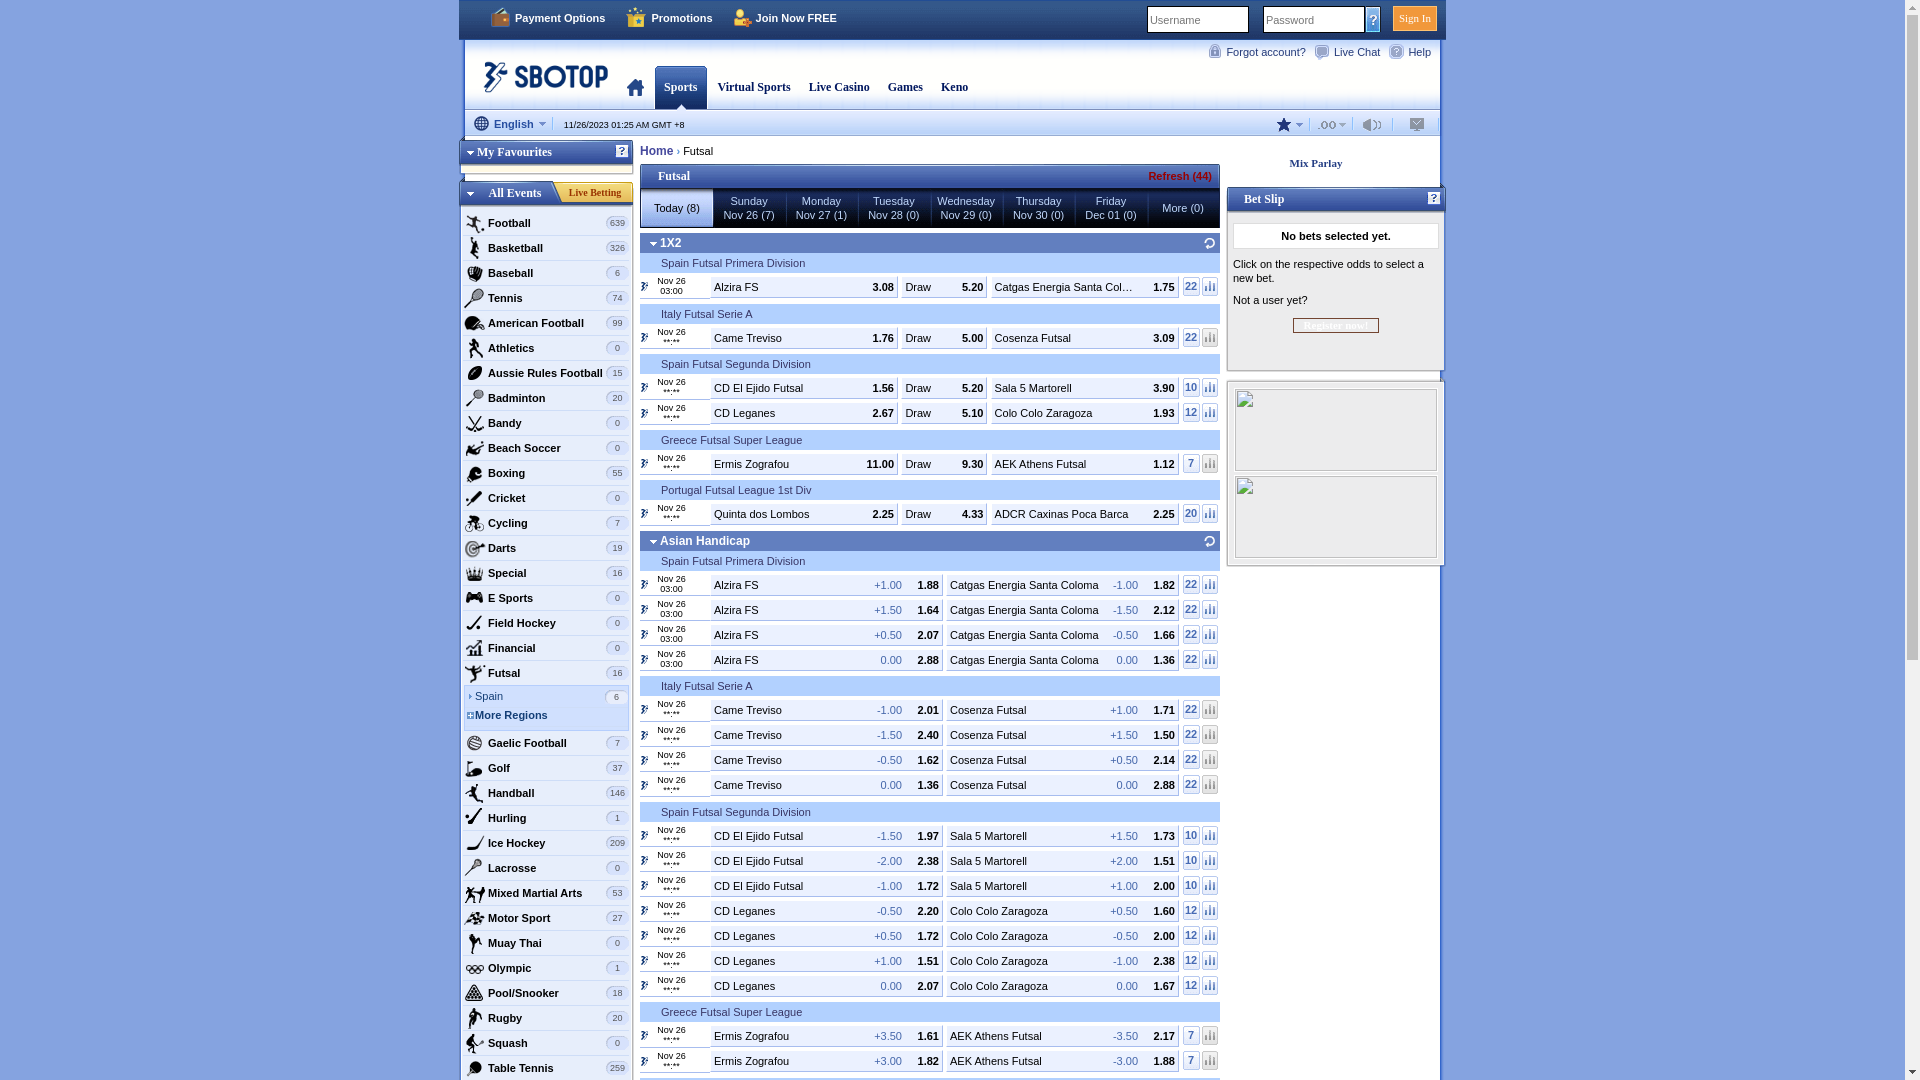 This screenshot has height=1080, width=1920. Describe the element at coordinates (1061, 608) in the screenshot. I see `'2.12` at that location.